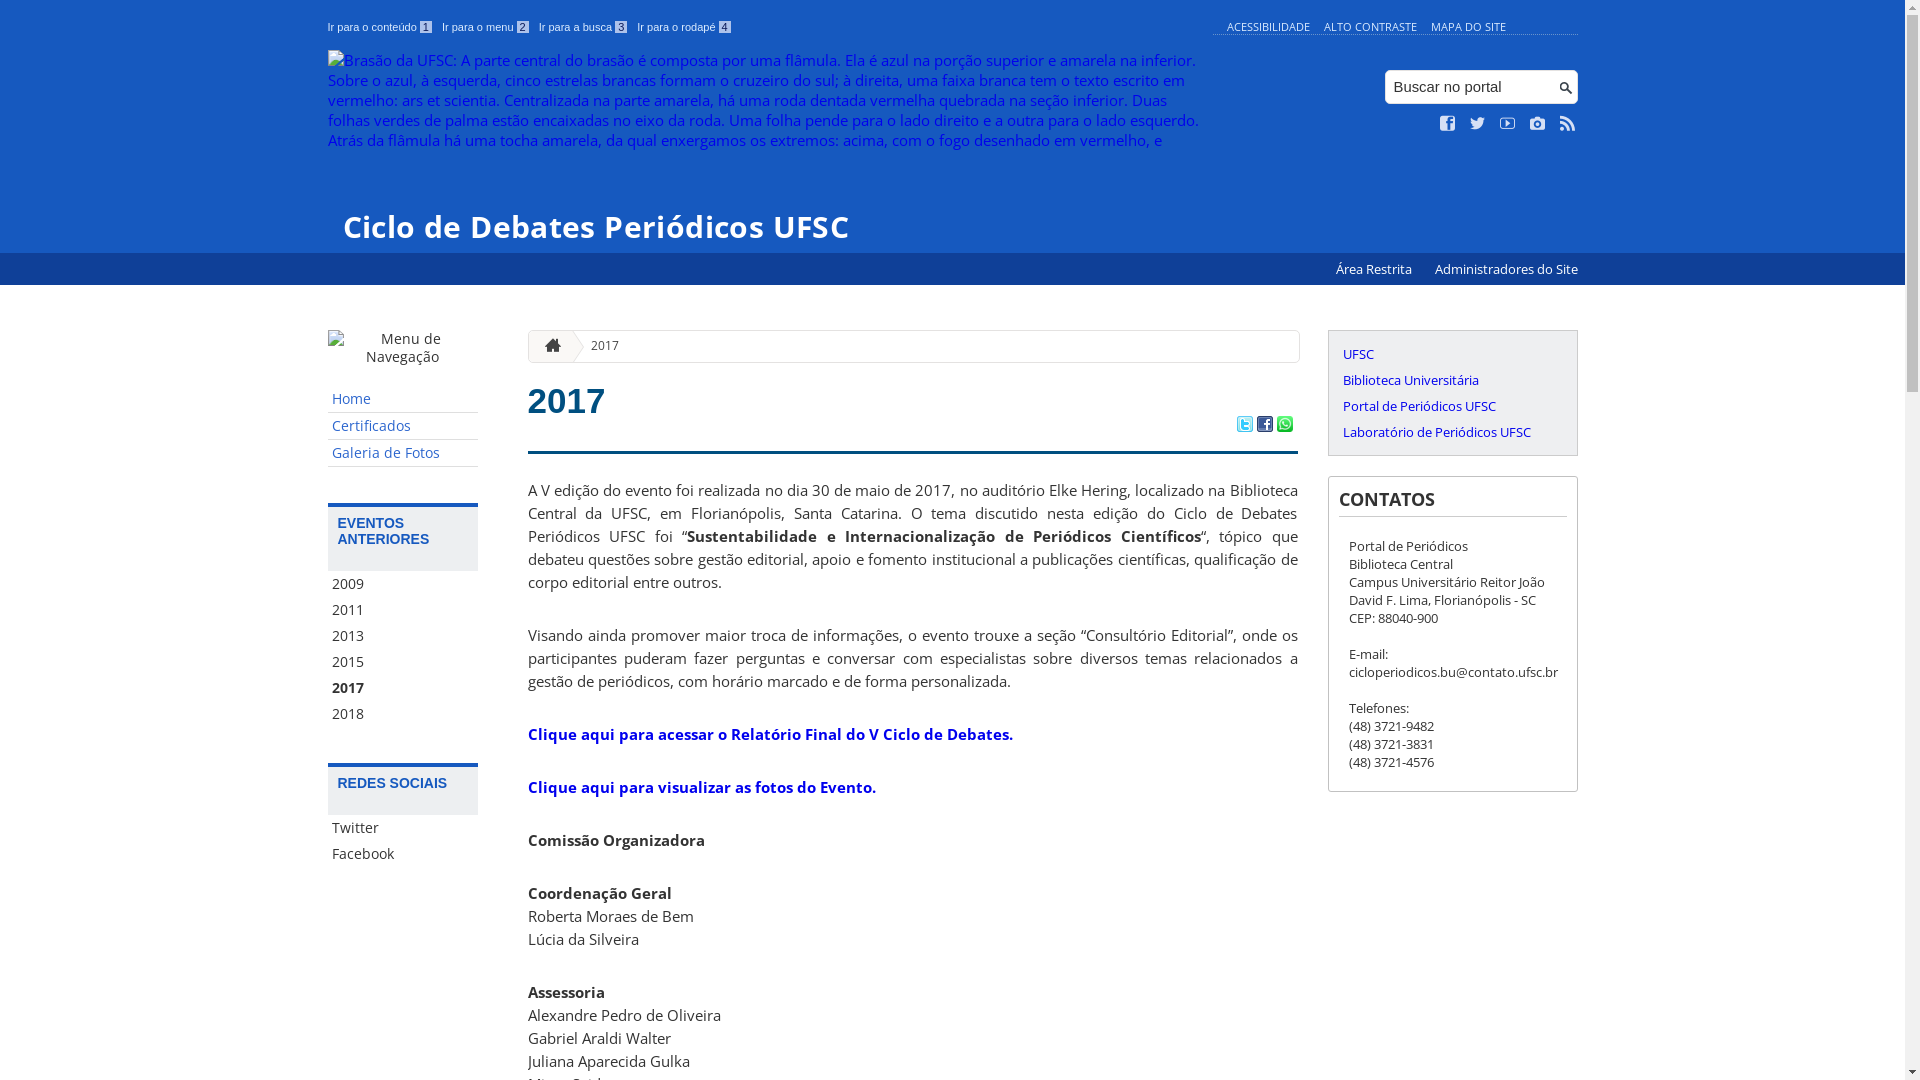 This screenshot has height=1080, width=1920. I want to click on 'ACESSIBILIDADE', so click(1266, 26).